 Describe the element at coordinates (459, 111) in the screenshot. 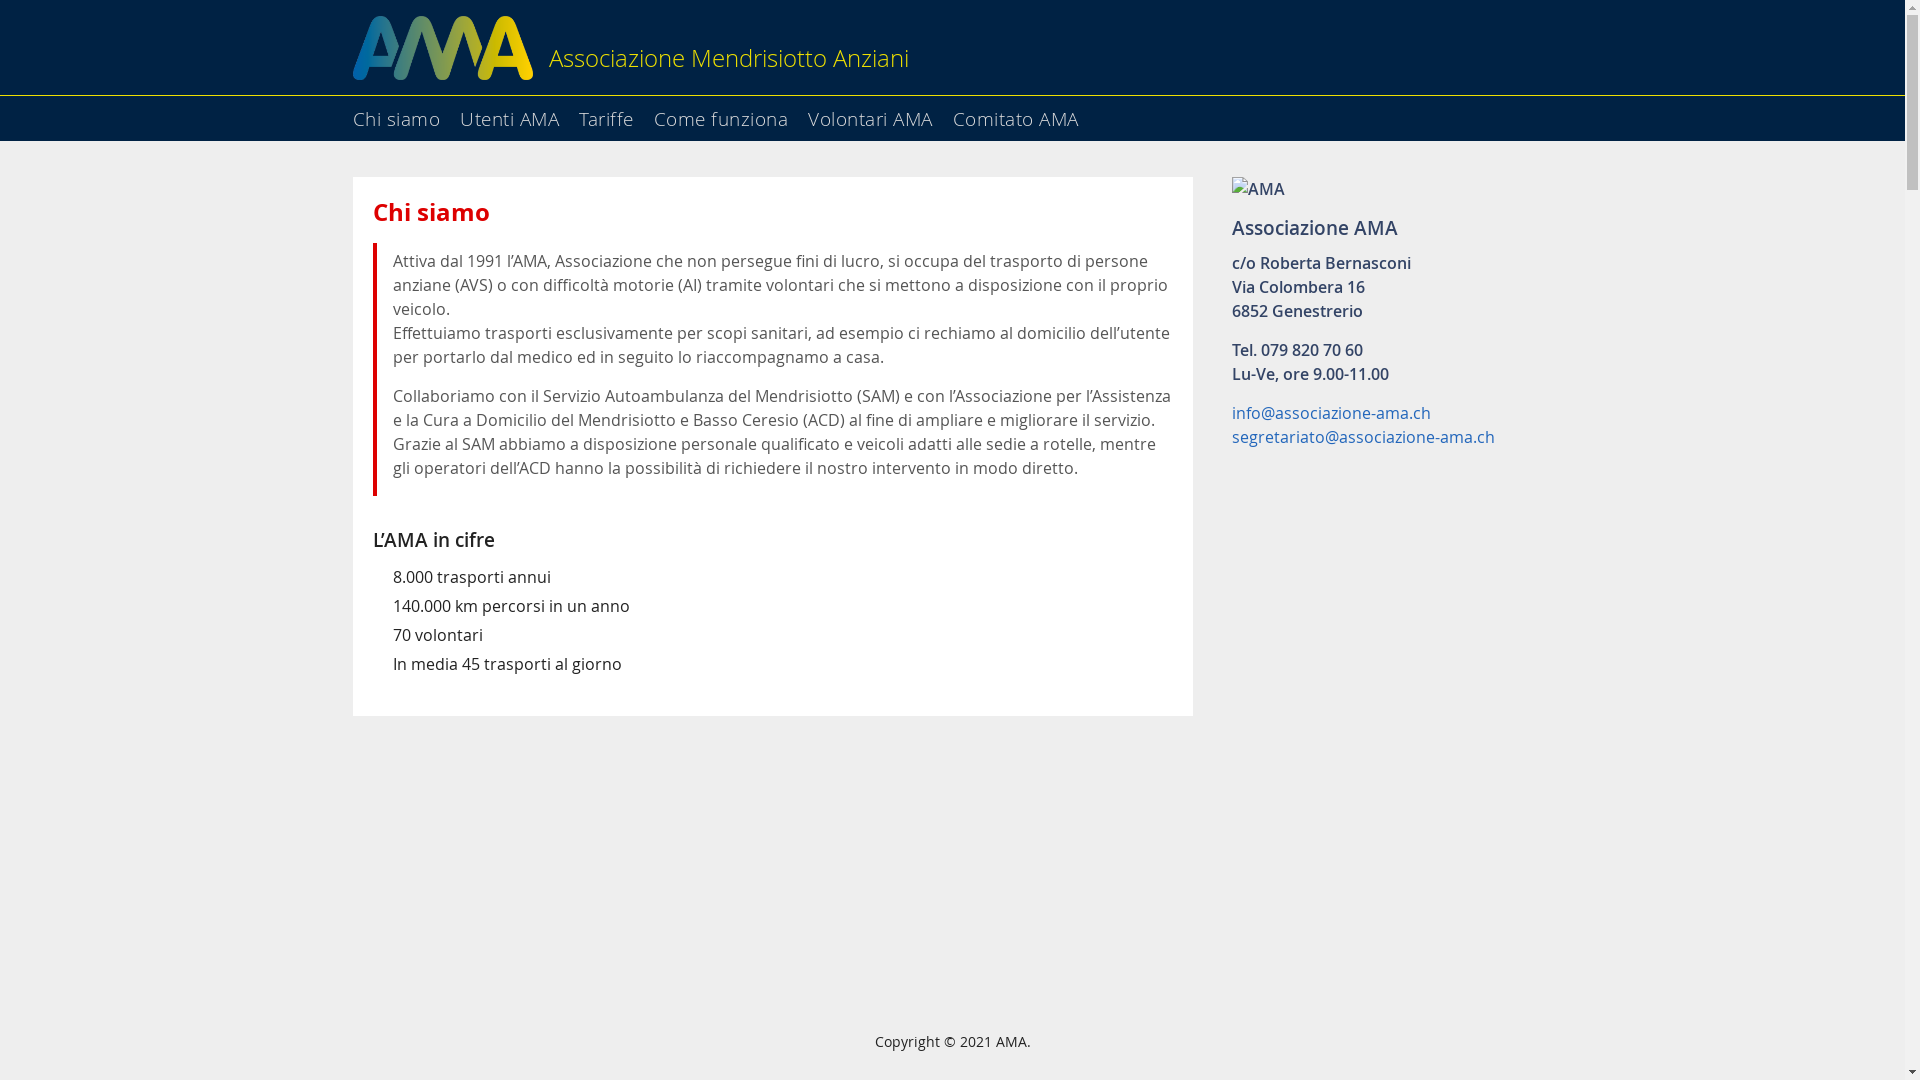

I see `'Utenti AMA'` at that location.